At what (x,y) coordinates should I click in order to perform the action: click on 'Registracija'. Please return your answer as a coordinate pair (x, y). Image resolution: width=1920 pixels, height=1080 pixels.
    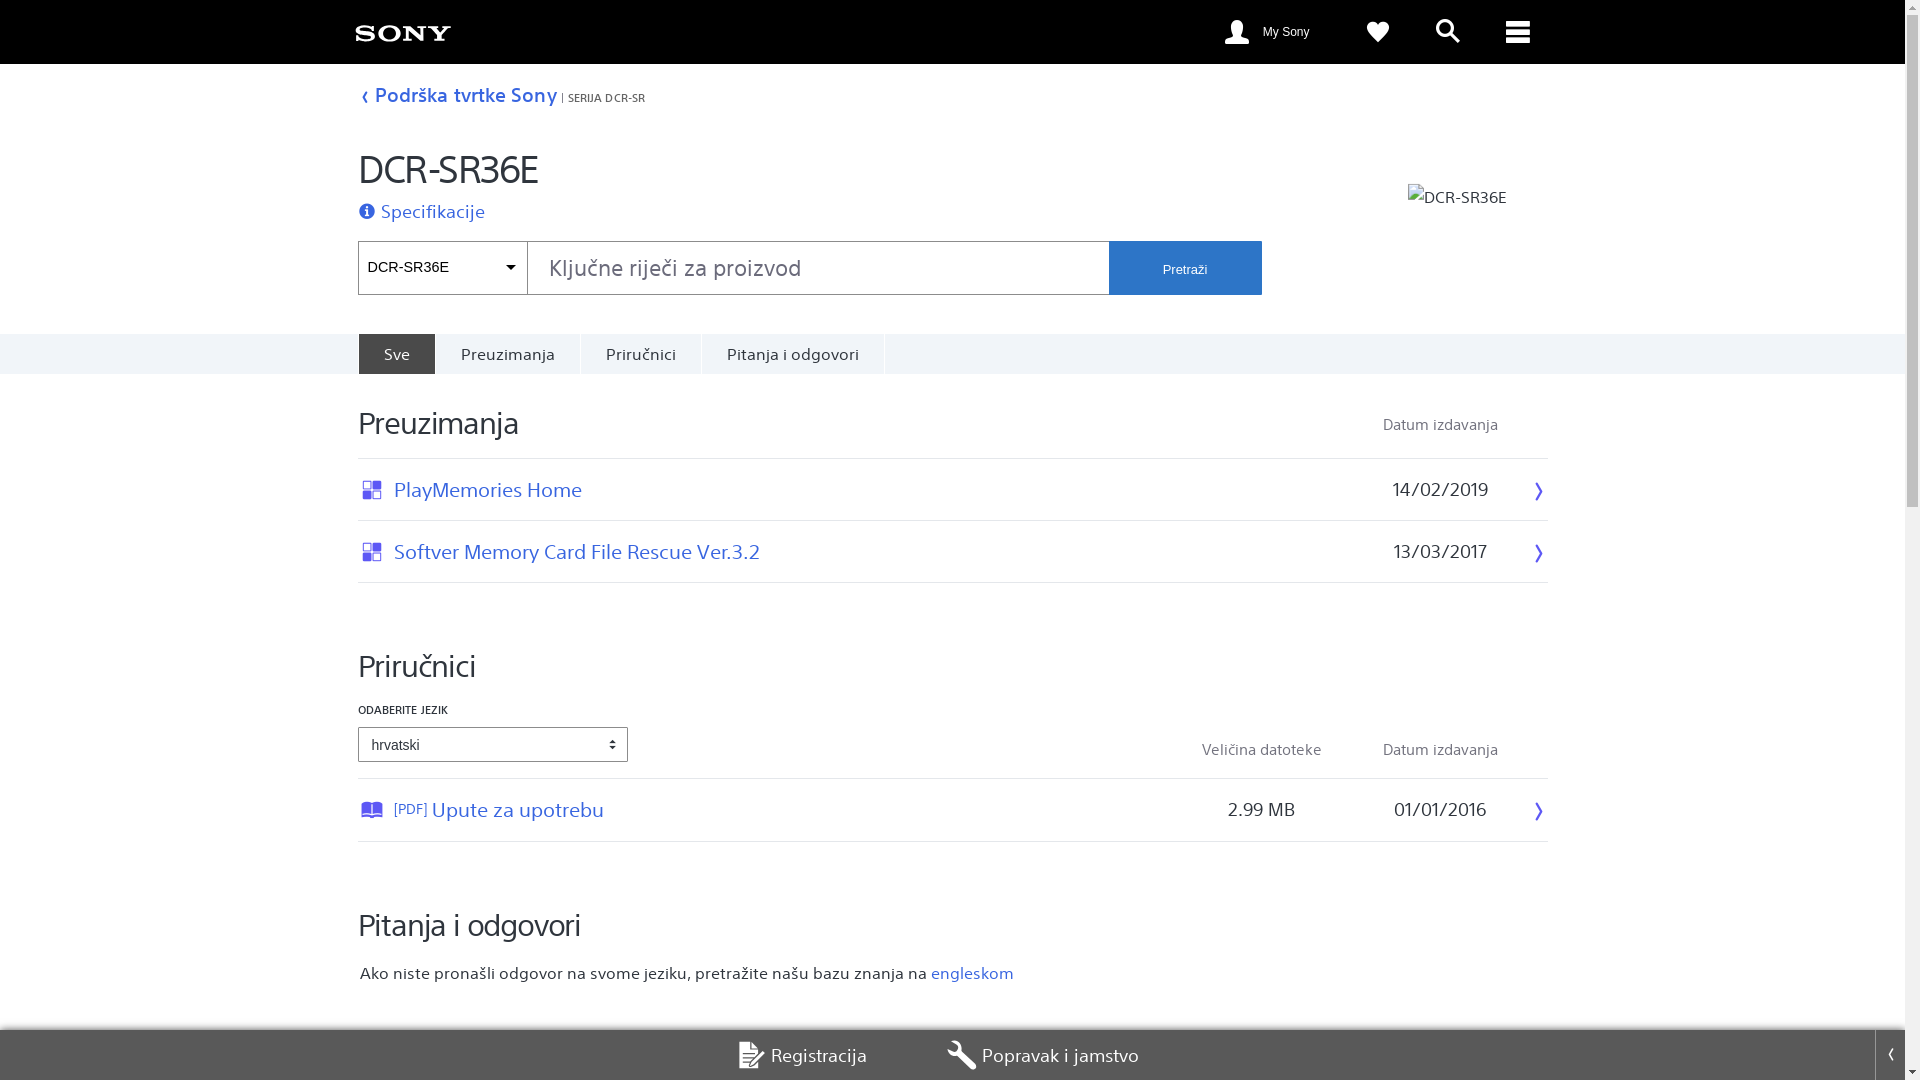
    Looking at the image, I should click on (734, 1054).